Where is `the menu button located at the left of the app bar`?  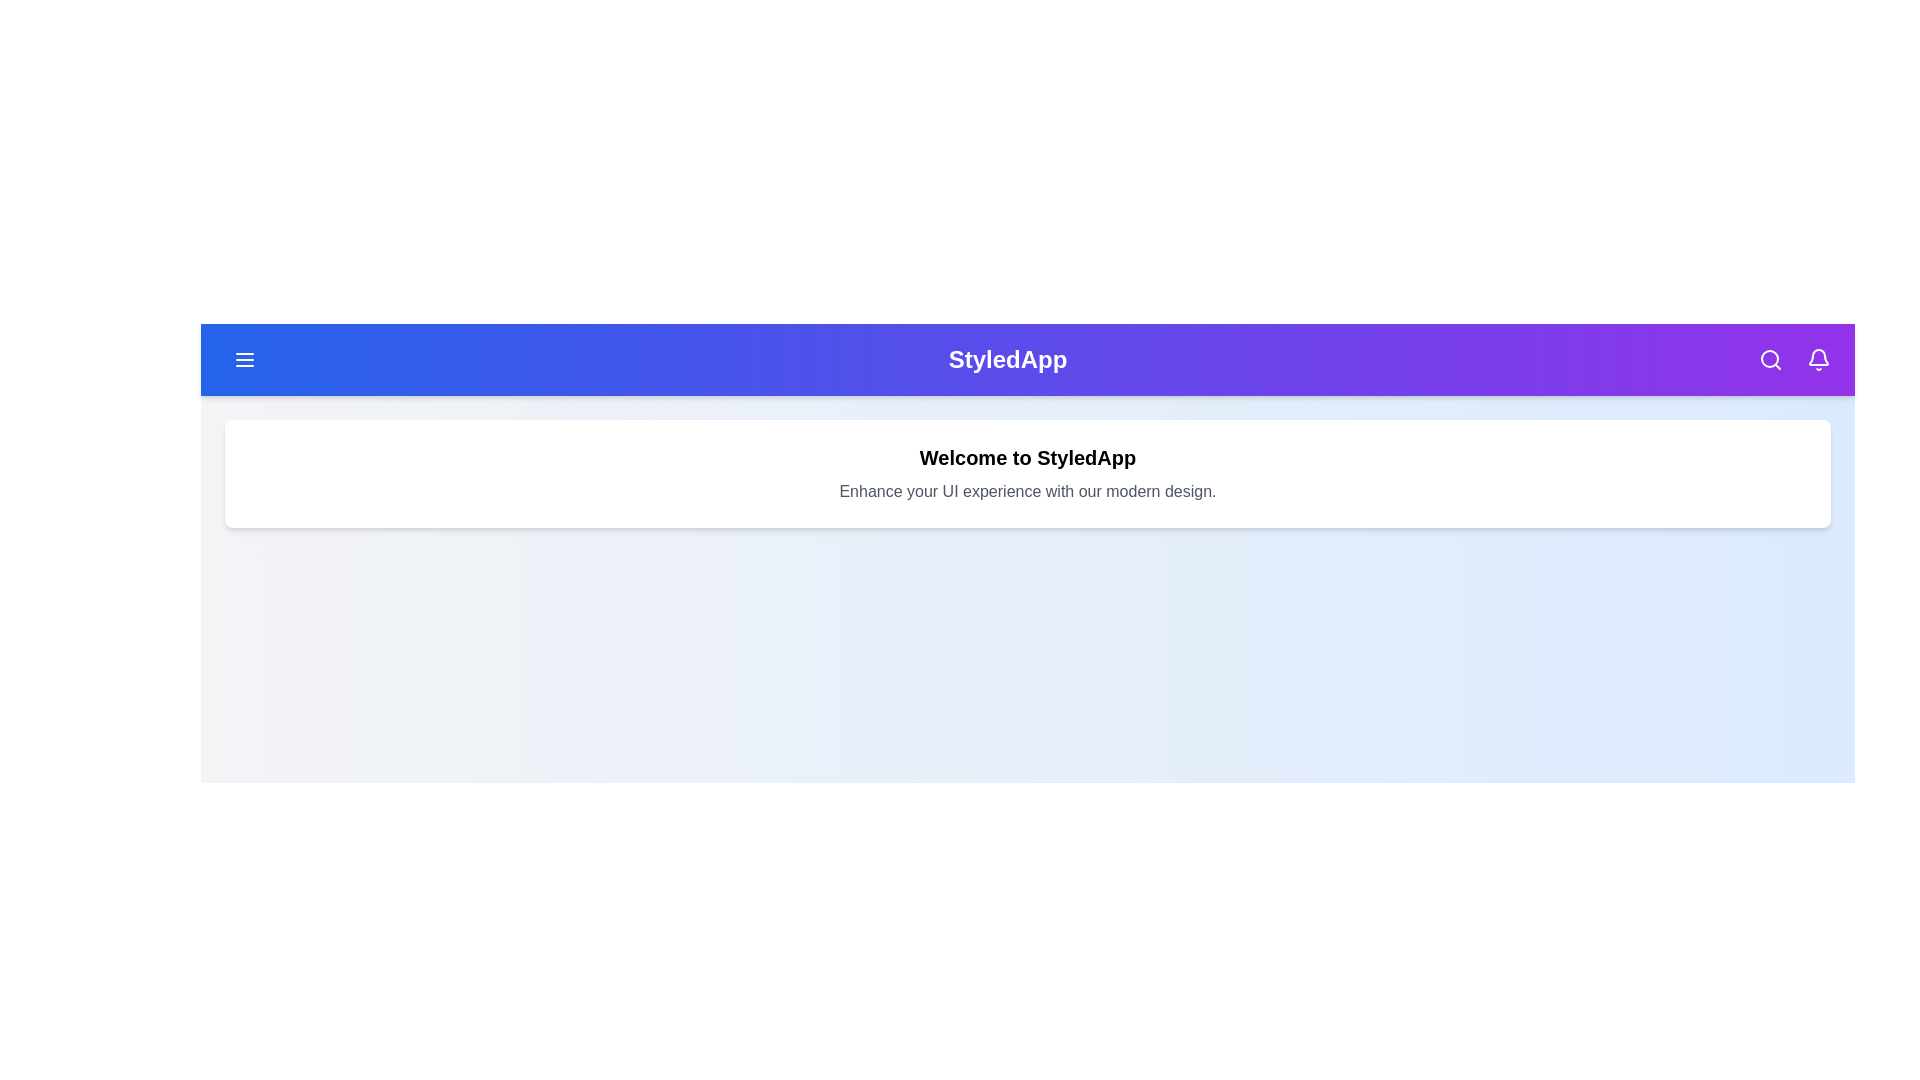 the menu button located at the left of the app bar is located at coordinates (243, 358).